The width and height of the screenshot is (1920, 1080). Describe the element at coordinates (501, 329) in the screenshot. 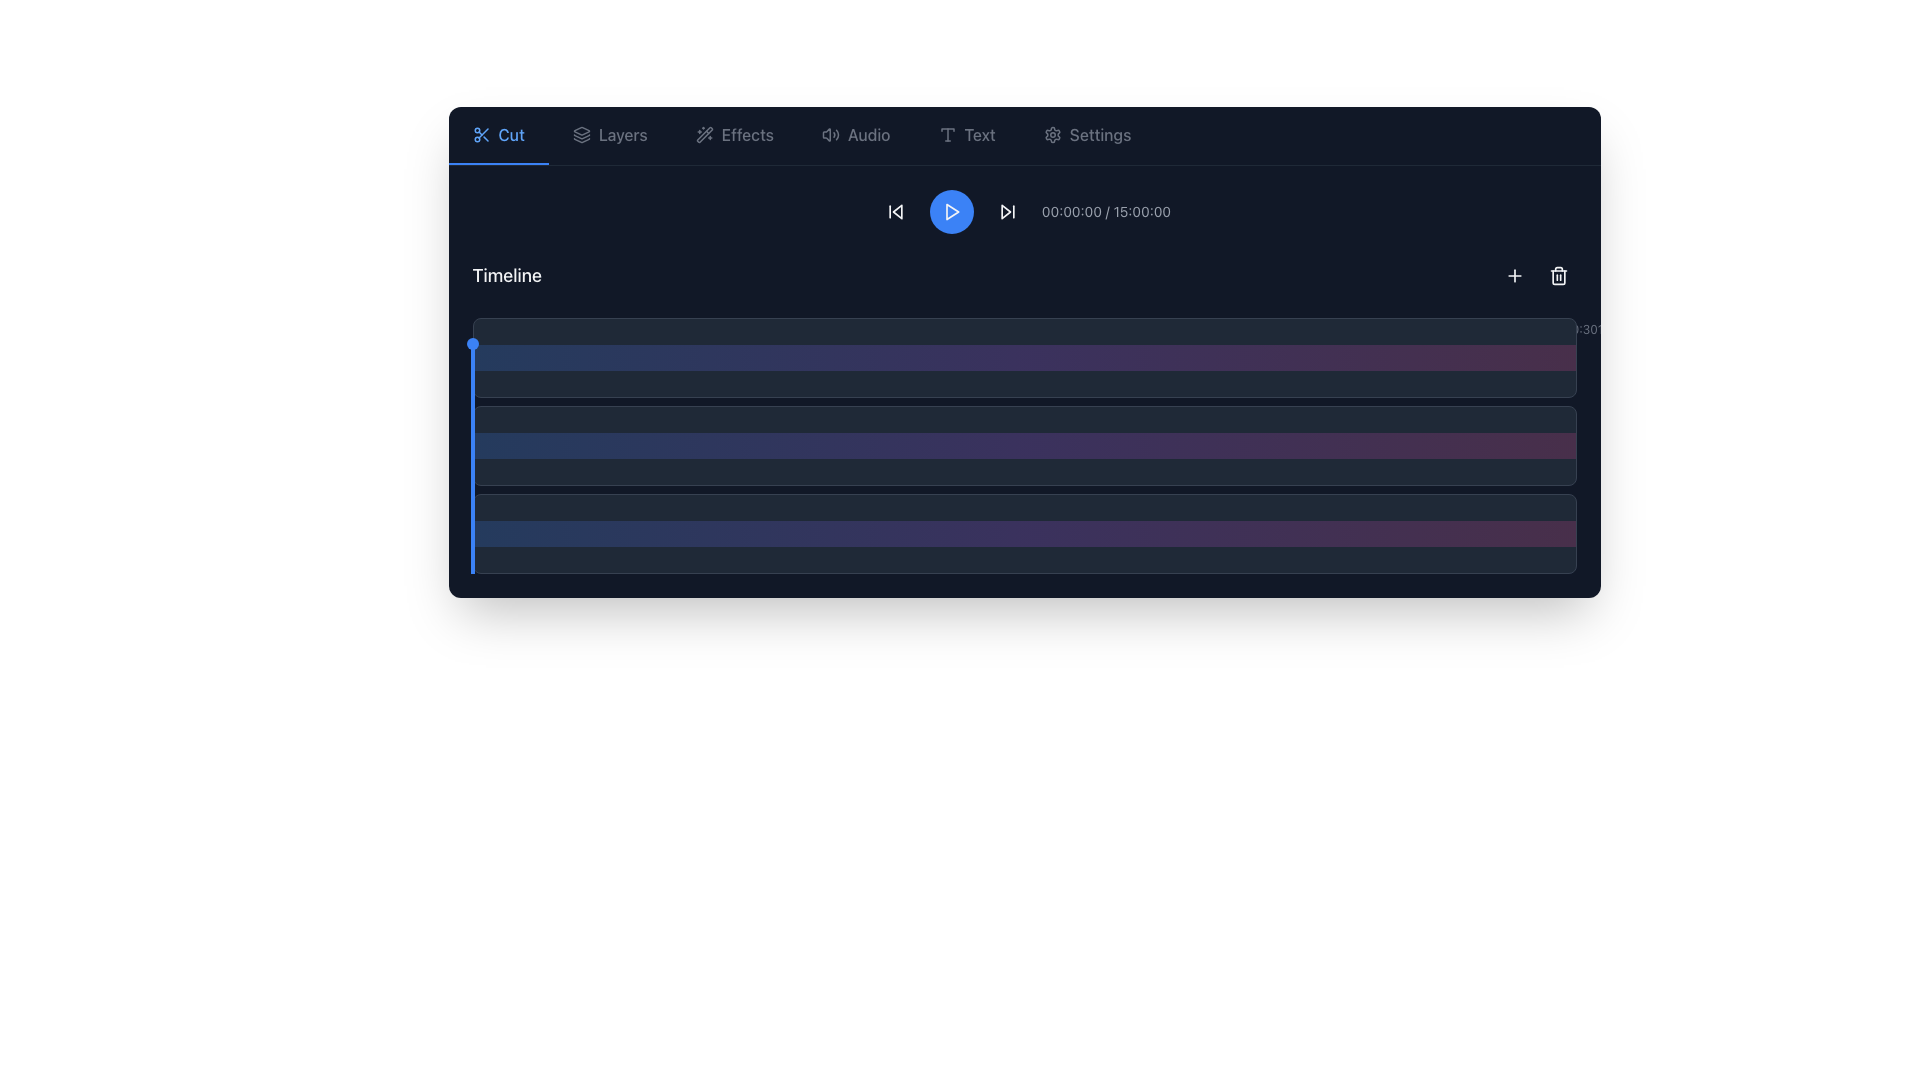

I see `the first horizontal time marker labeled '0:00' on the timeline interface, positioned at the far left of the timeline` at that location.